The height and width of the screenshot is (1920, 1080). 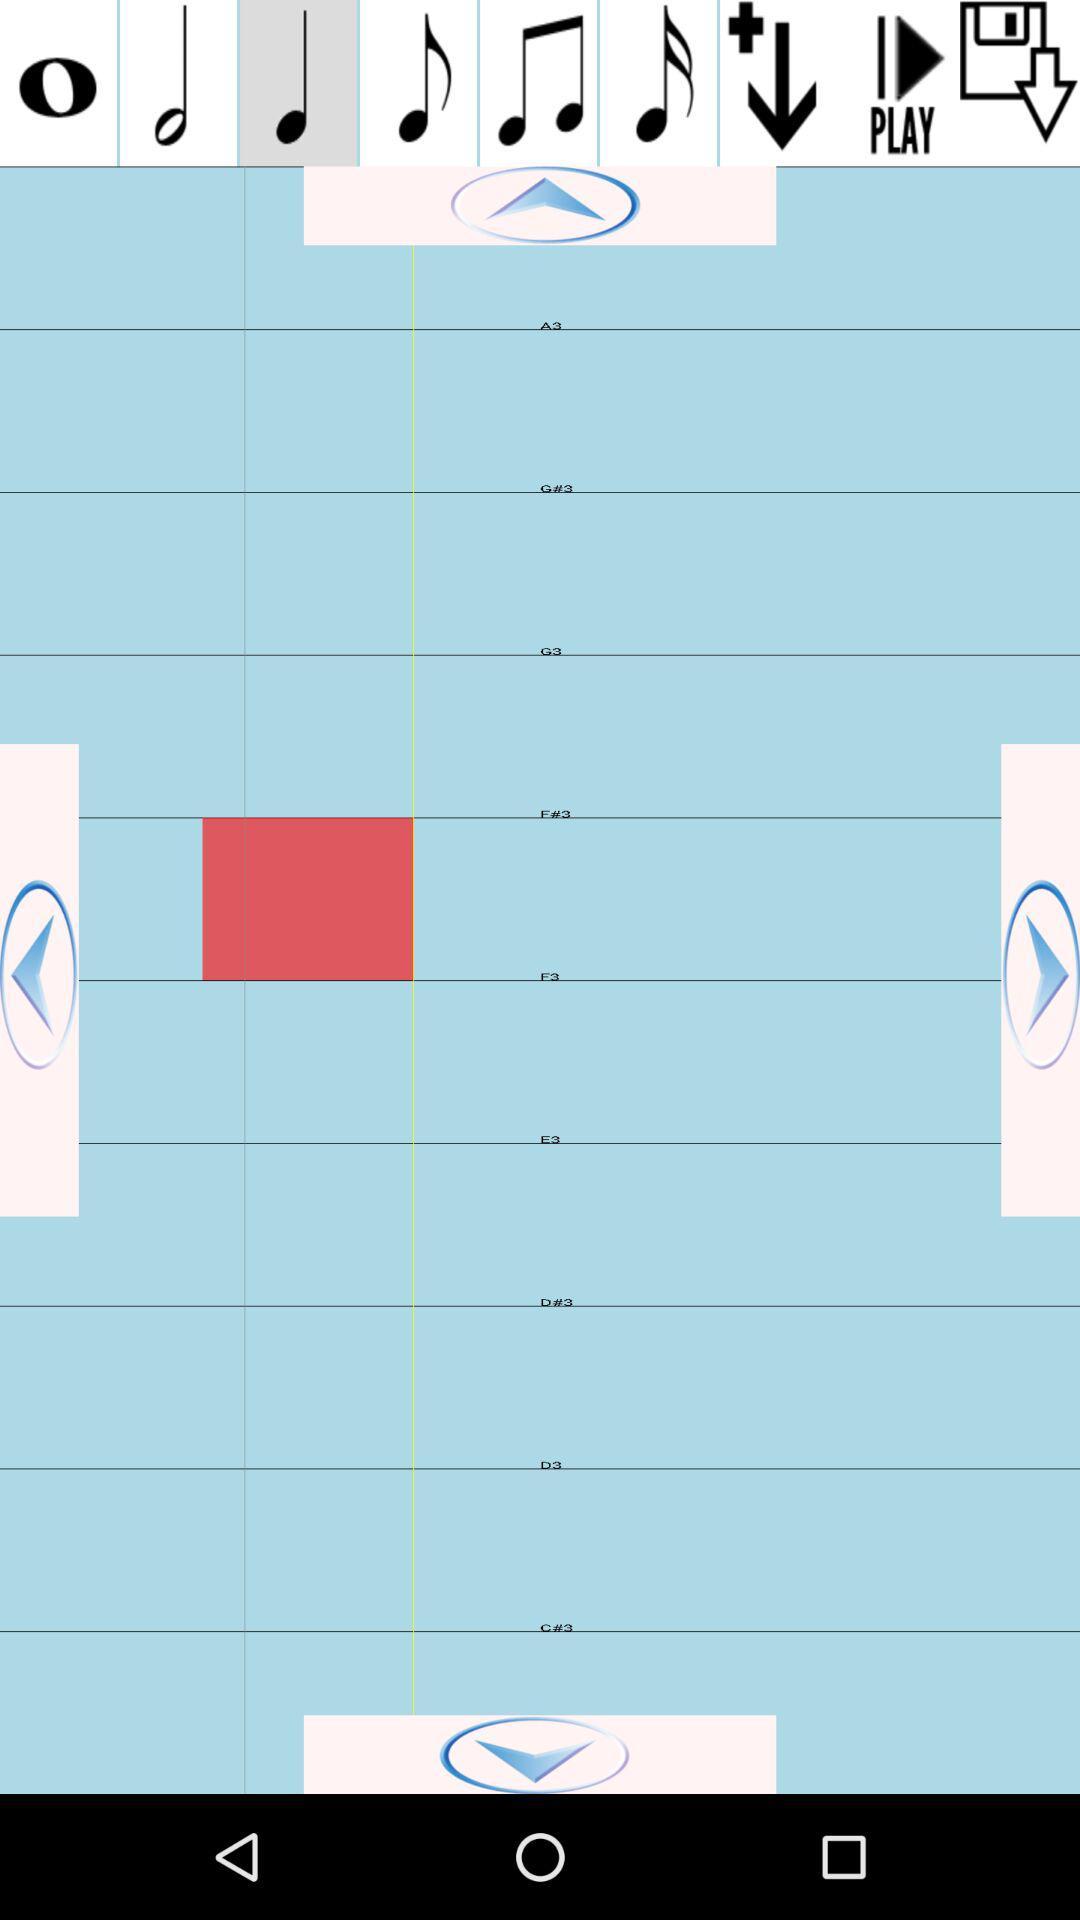 I want to click on play, so click(x=898, y=82).